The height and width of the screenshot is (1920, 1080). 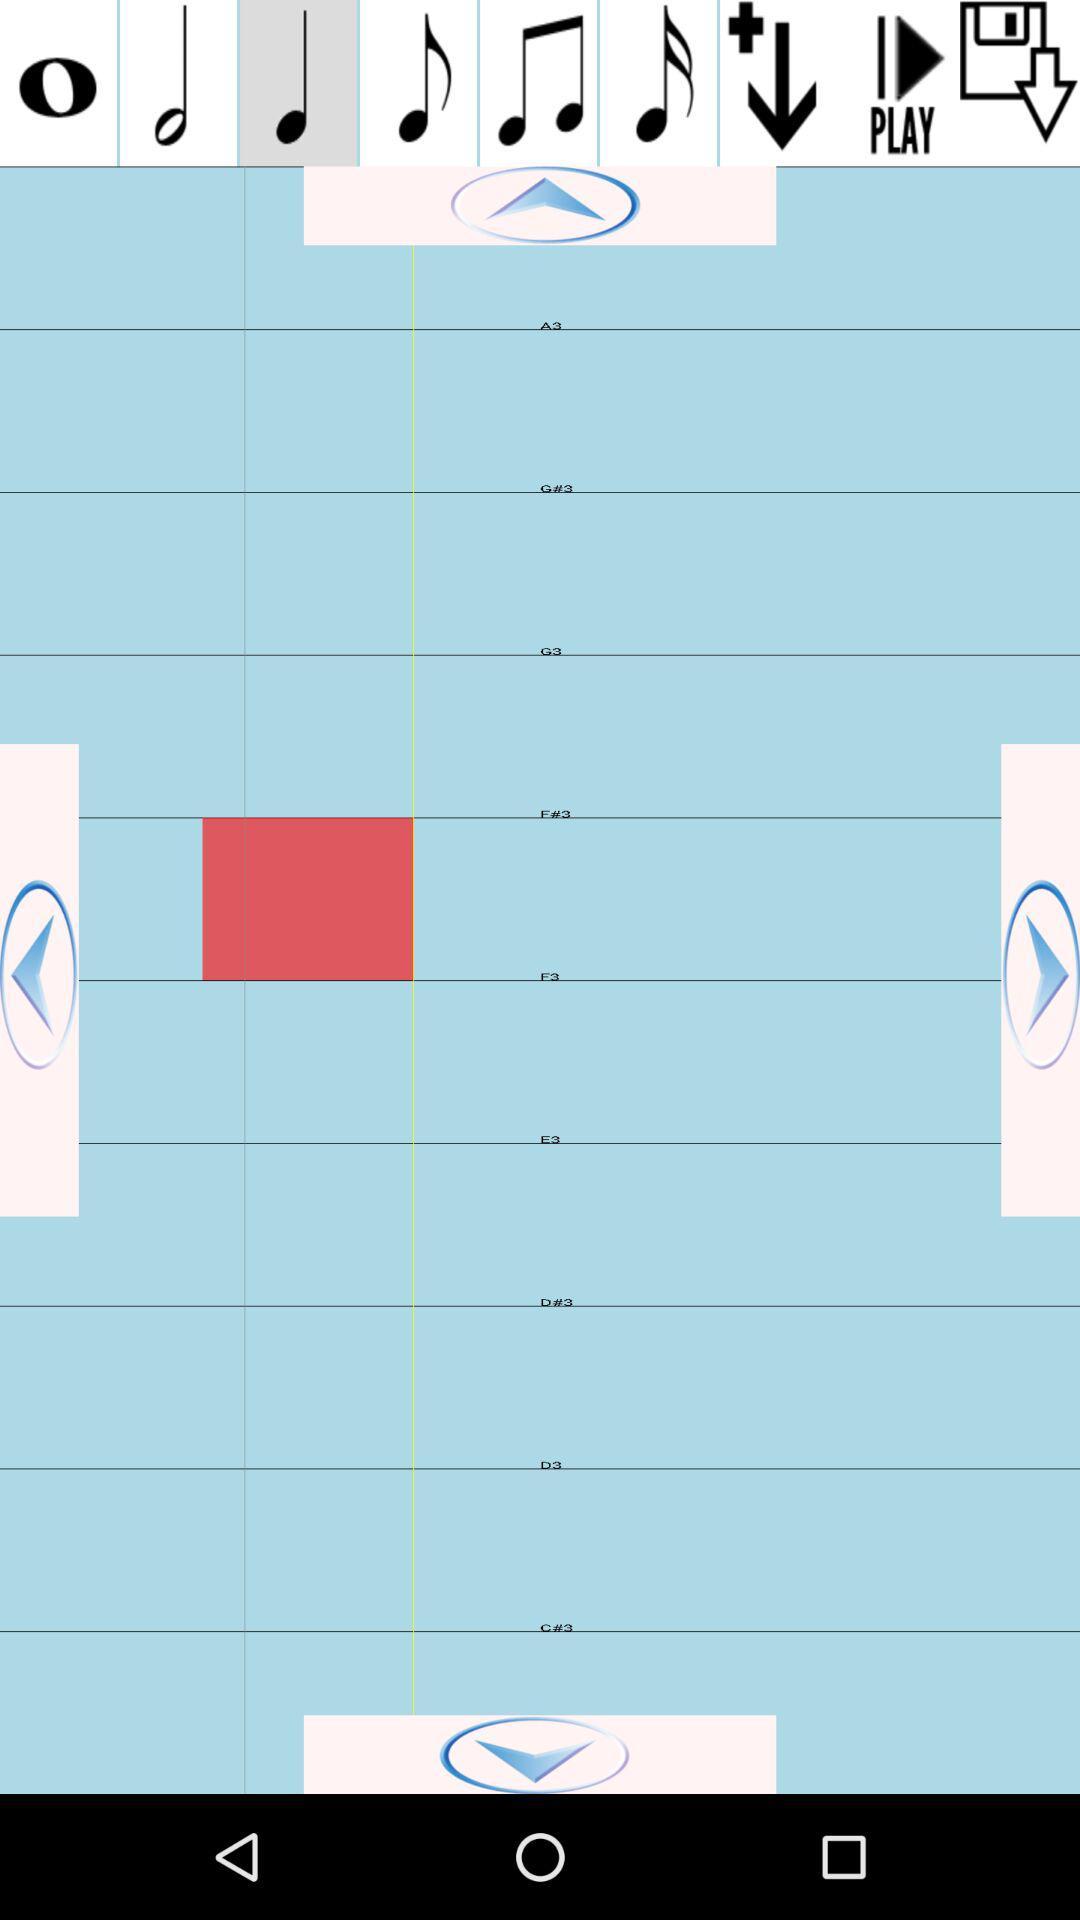 I want to click on play, so click(x=898, y=82).